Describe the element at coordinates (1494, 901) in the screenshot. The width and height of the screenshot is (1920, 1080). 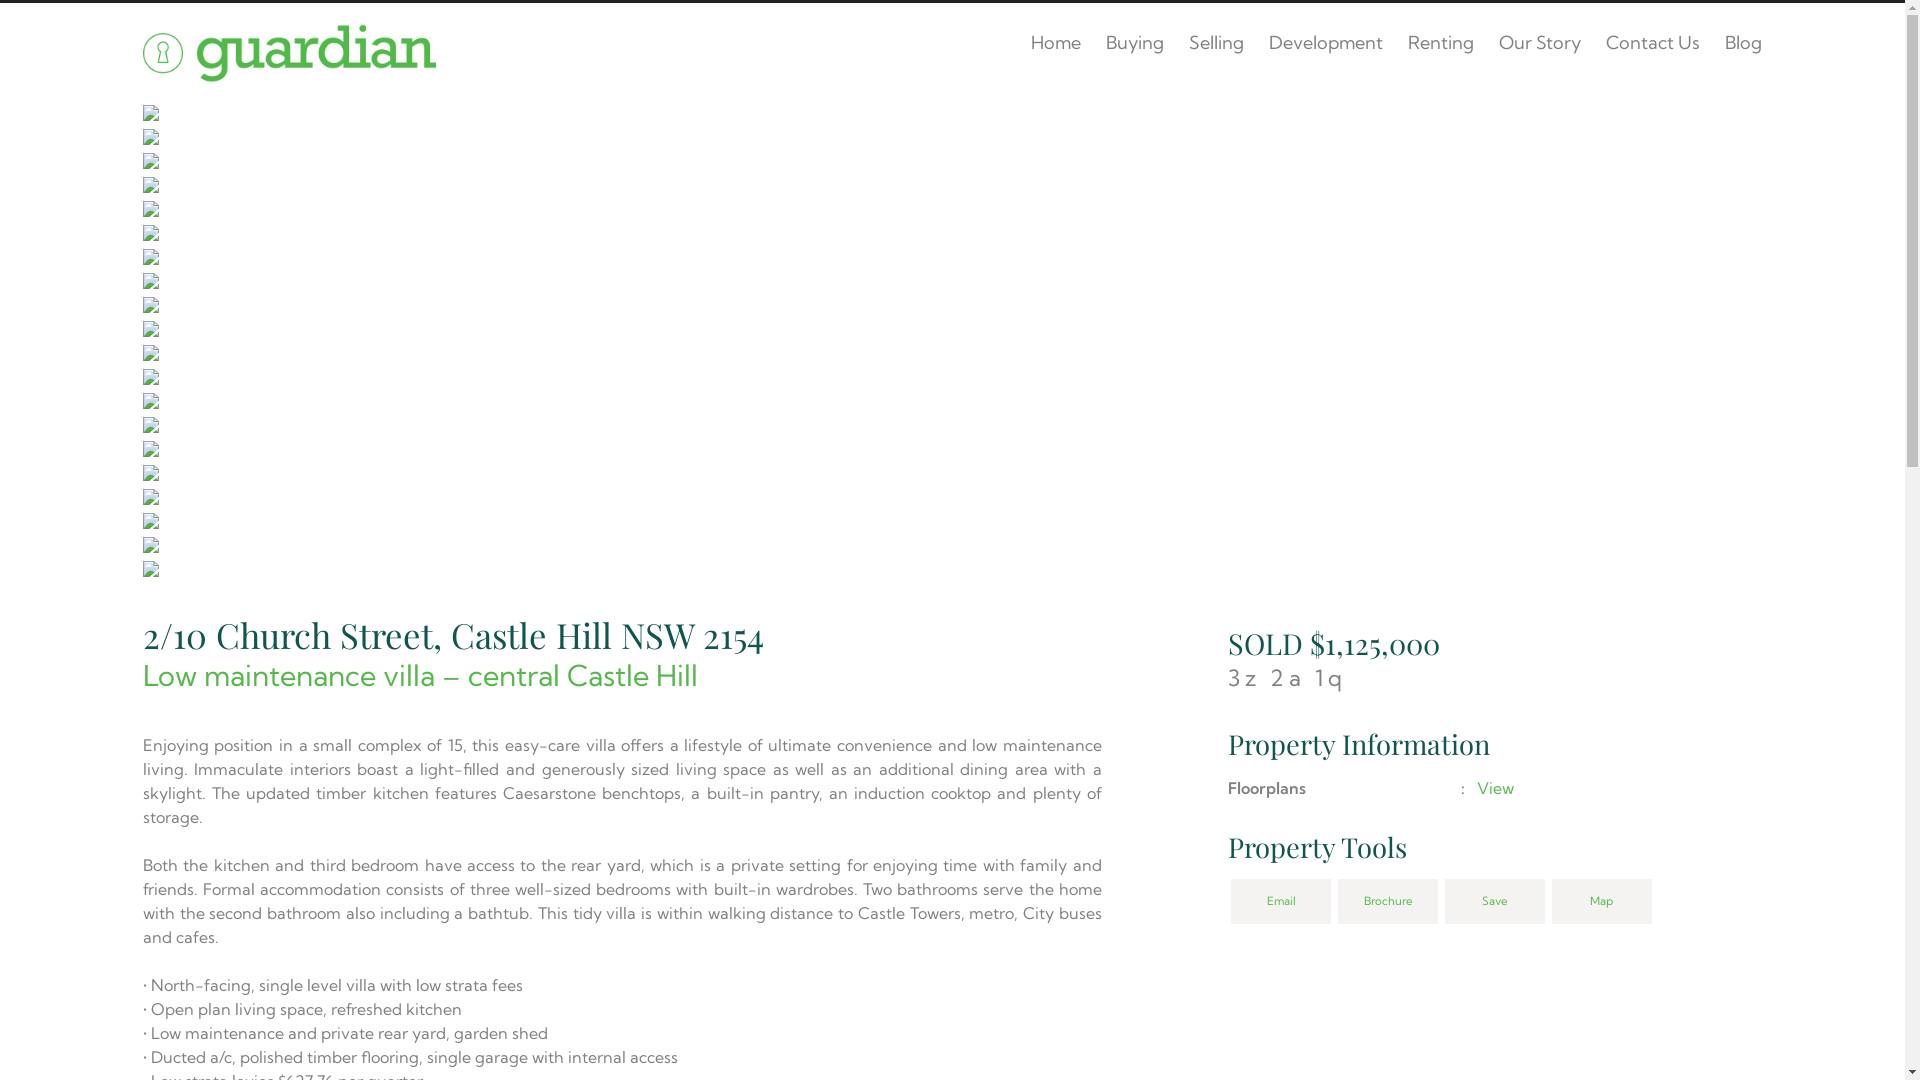
I see `'Save'` at that location.